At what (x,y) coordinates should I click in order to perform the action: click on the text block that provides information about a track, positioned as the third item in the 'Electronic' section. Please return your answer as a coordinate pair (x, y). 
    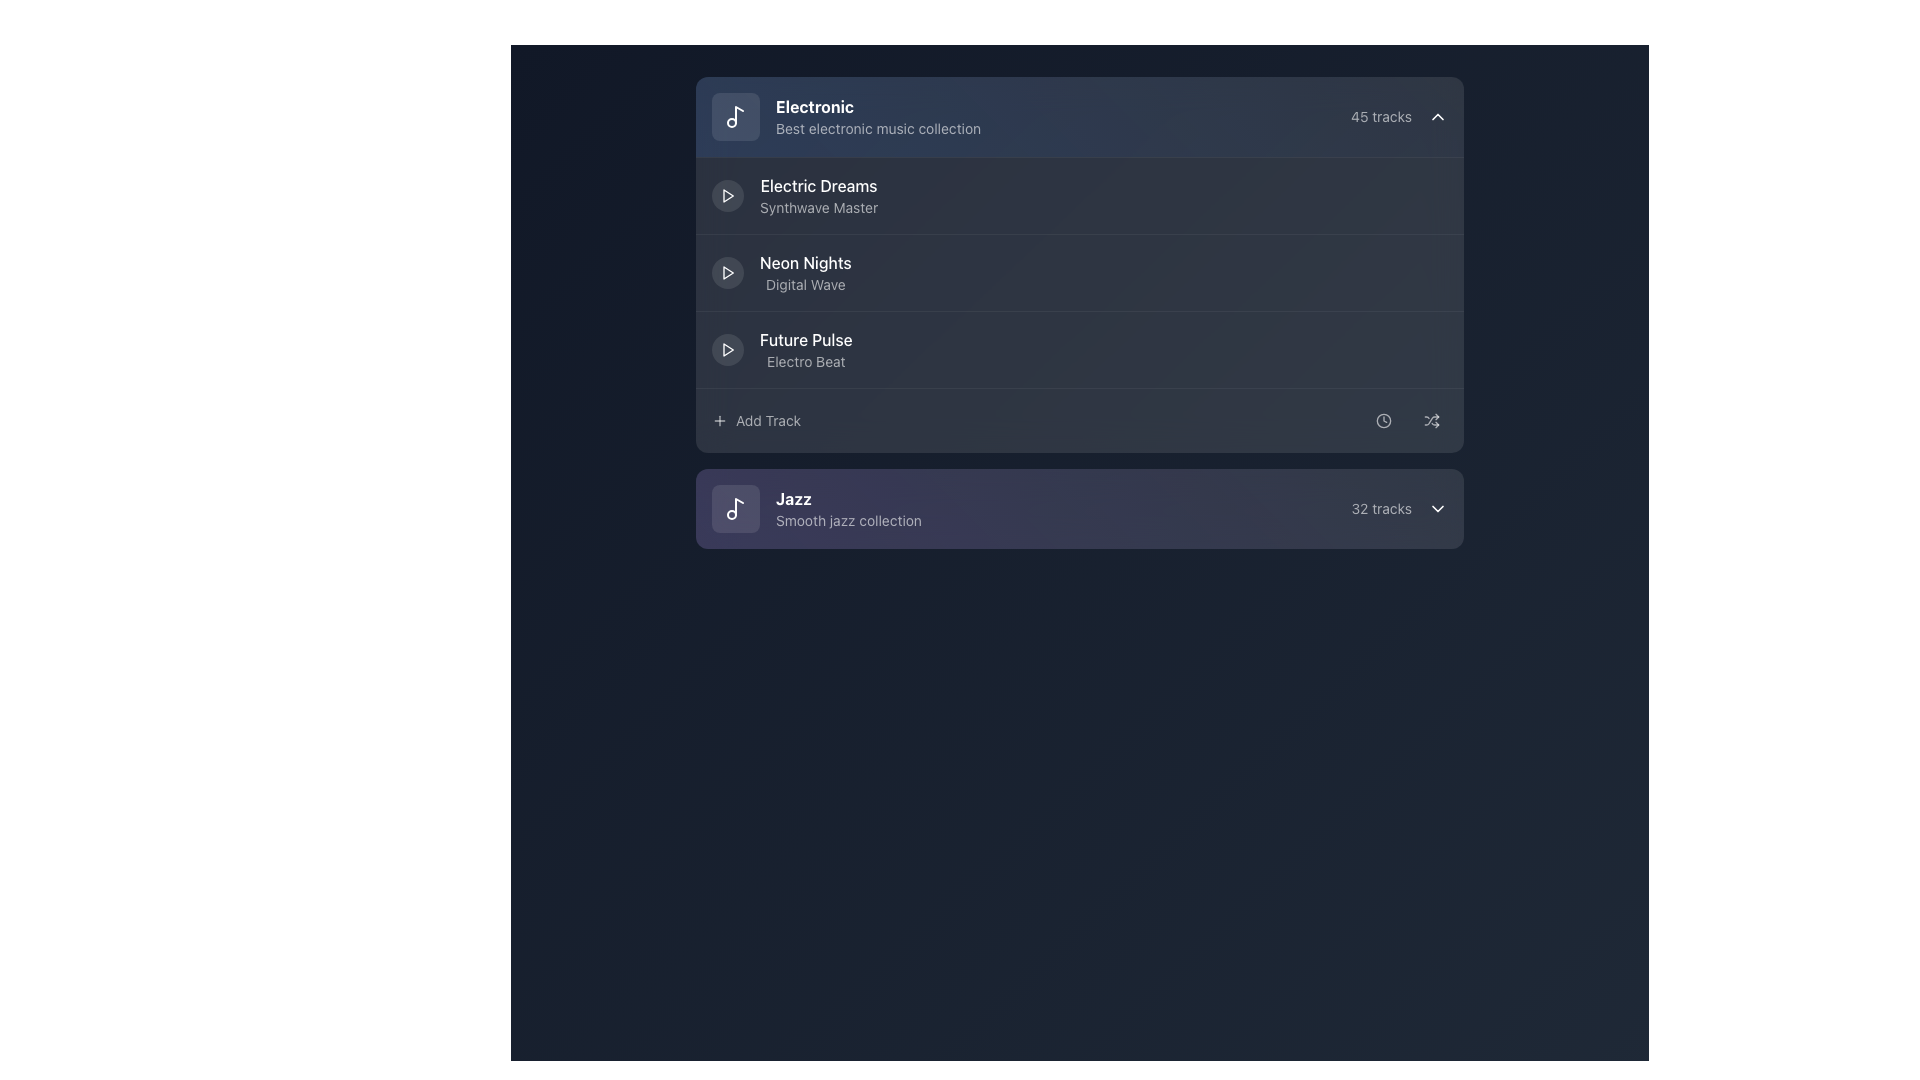
    Looking at the image, I should click on (805, 273).